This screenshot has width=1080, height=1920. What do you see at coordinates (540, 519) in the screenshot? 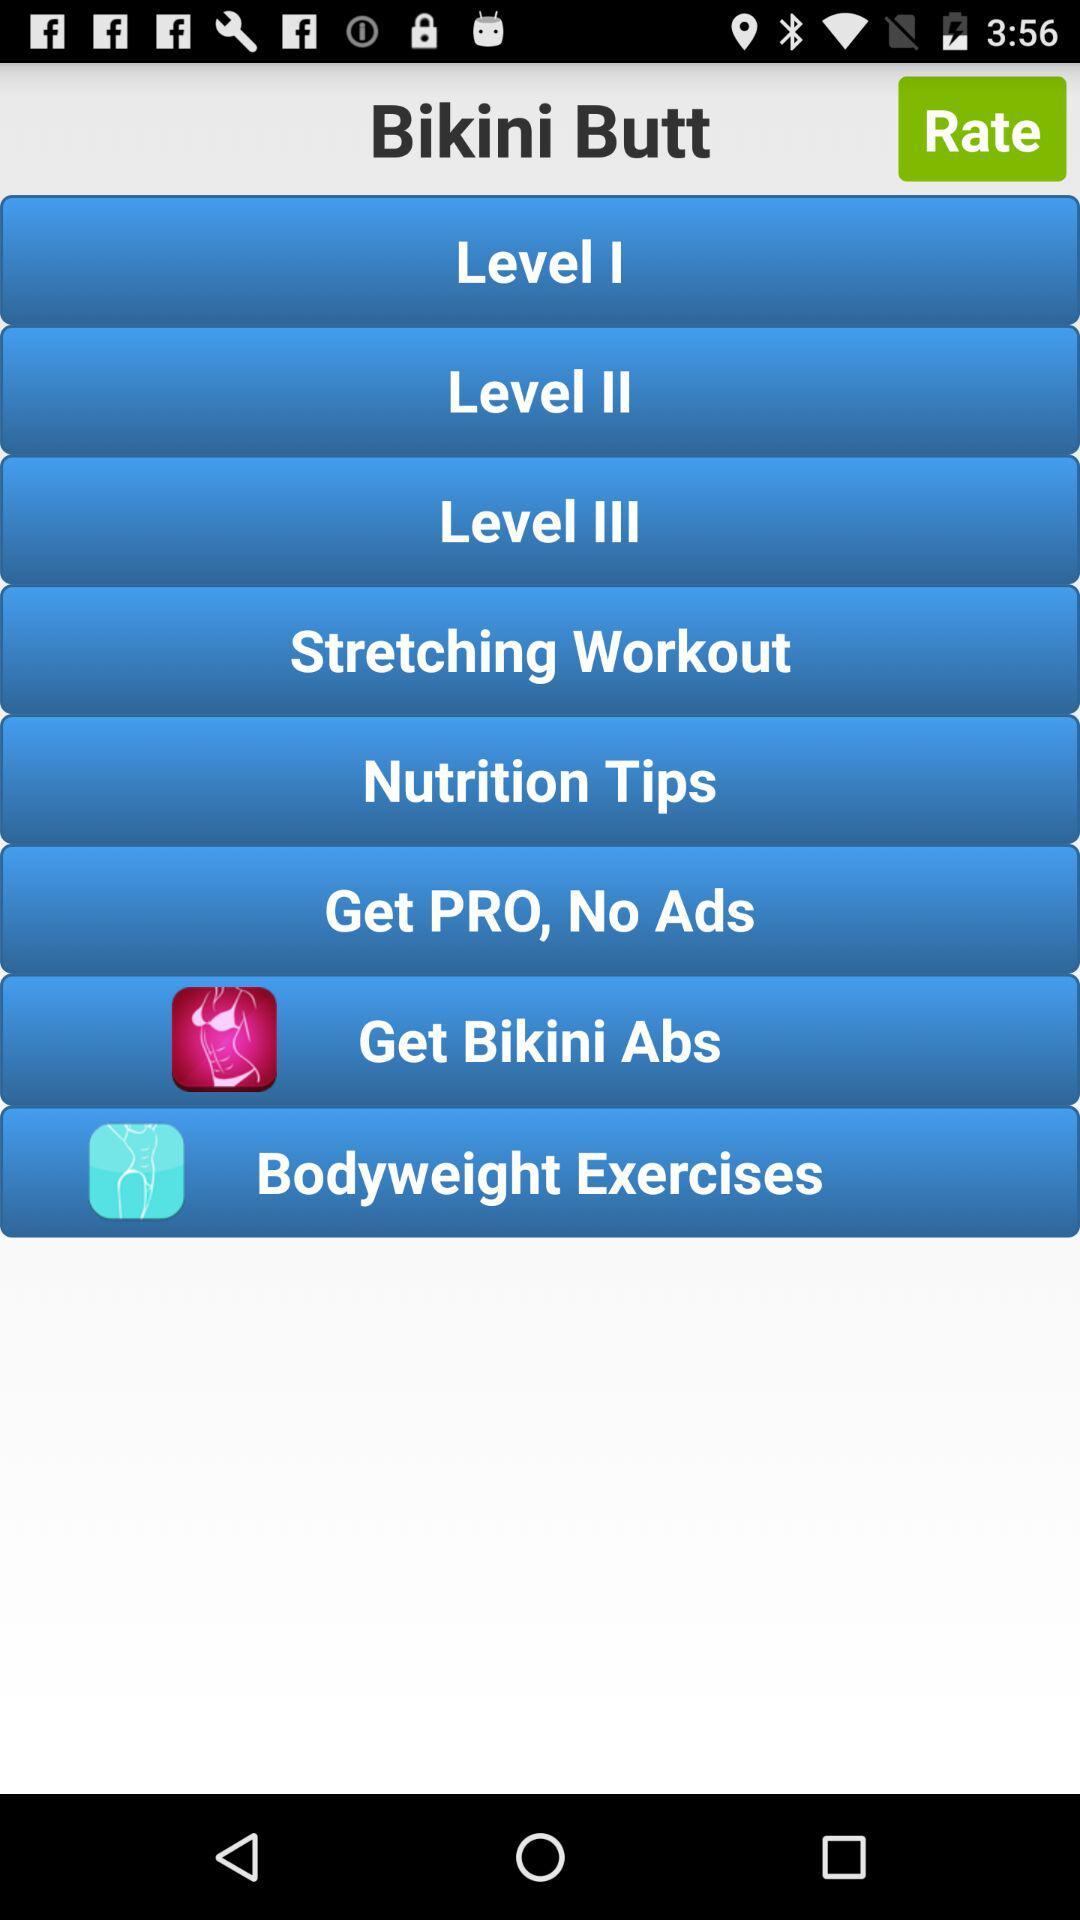
I see `the level iii` at bounding box center [540, 519].